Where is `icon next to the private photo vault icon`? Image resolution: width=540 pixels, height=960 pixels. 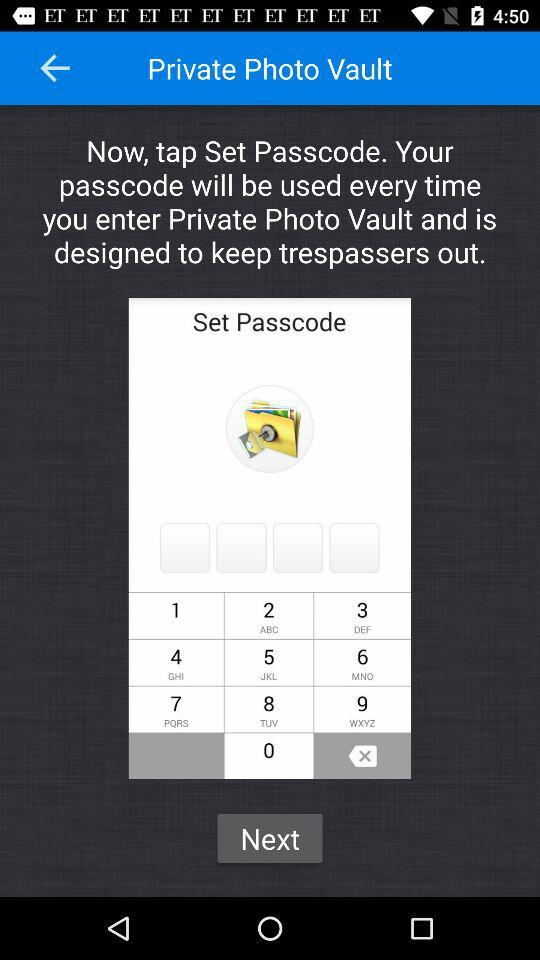 icon next to the private photo vault icon is located at coordinates (55, 68).